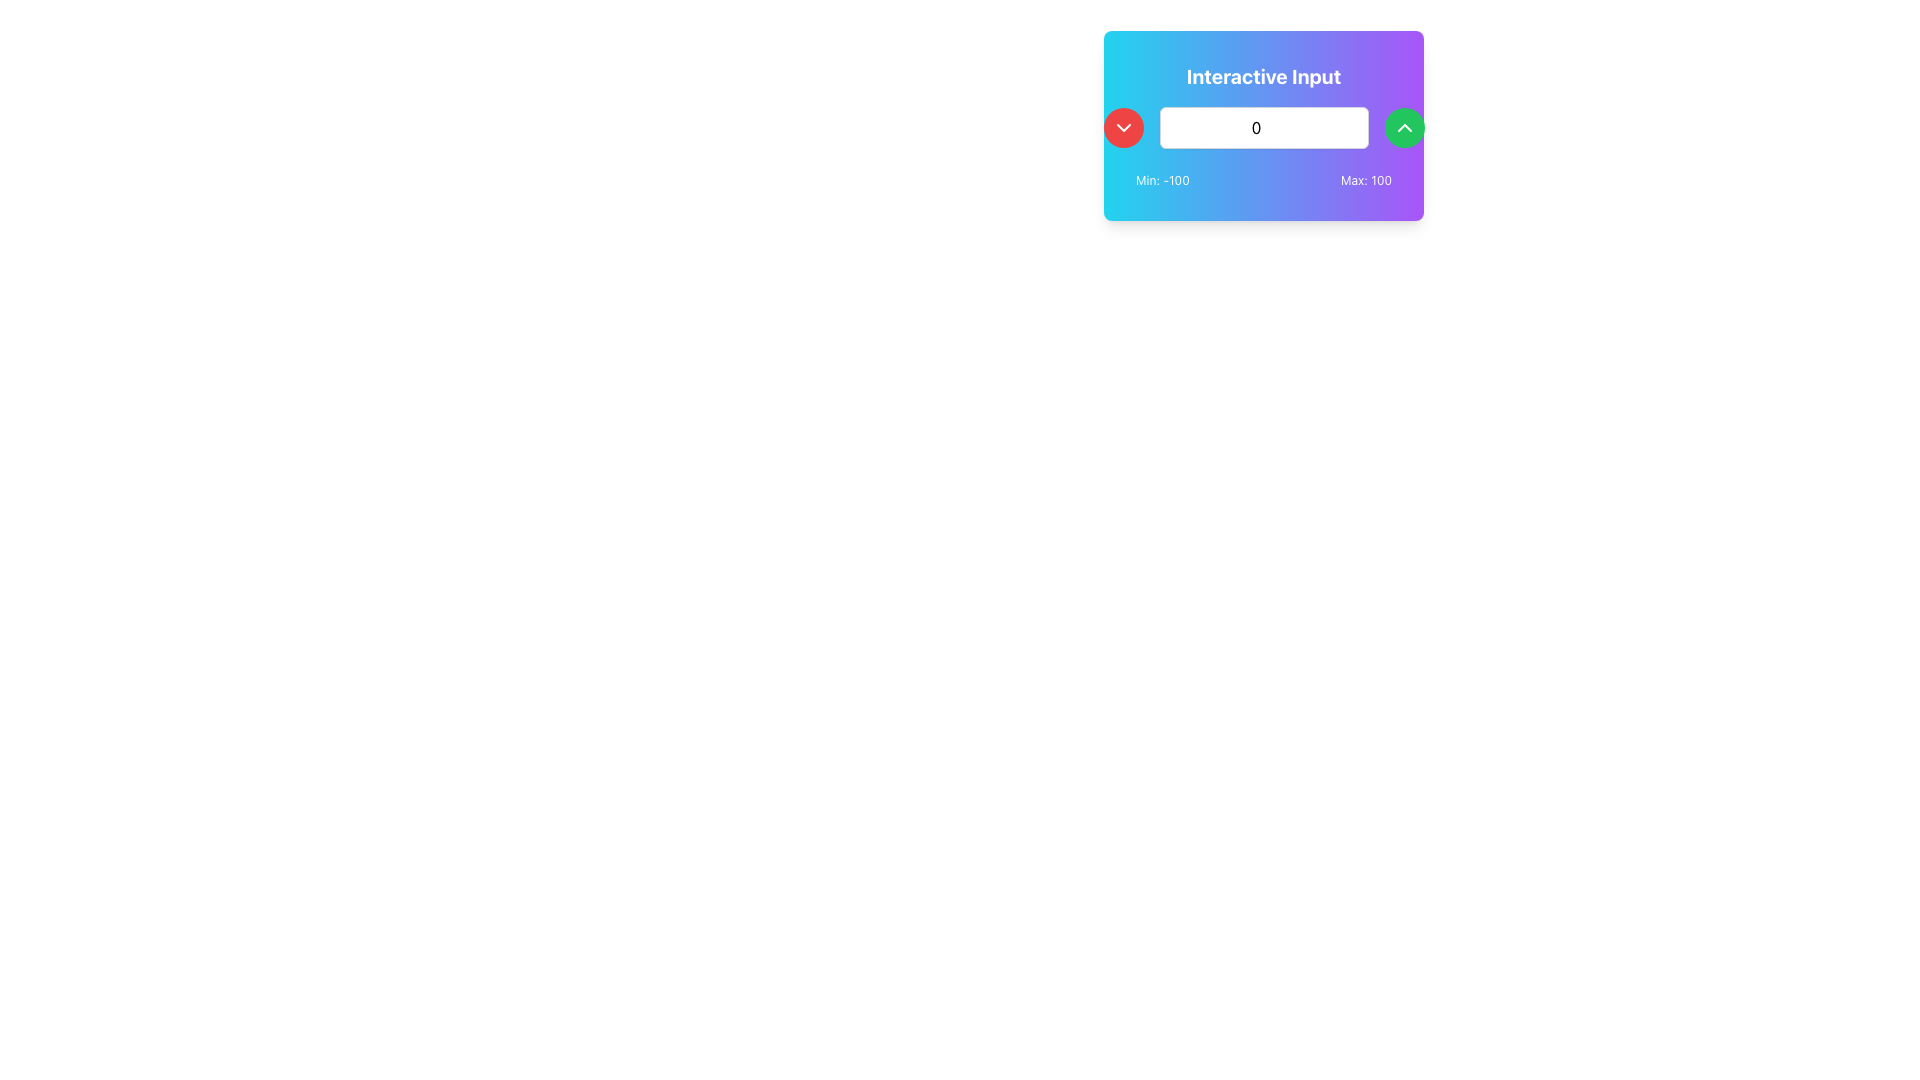 The height and width of the screenshot is (1080, 1920). What do you see at coordinates (1403, 127) in the screenshot?
I see `the chevron SVG icon inside the green circular button located at the top-right corner of the interactive input card to increment the input value` at bounding box center [1403, 127].